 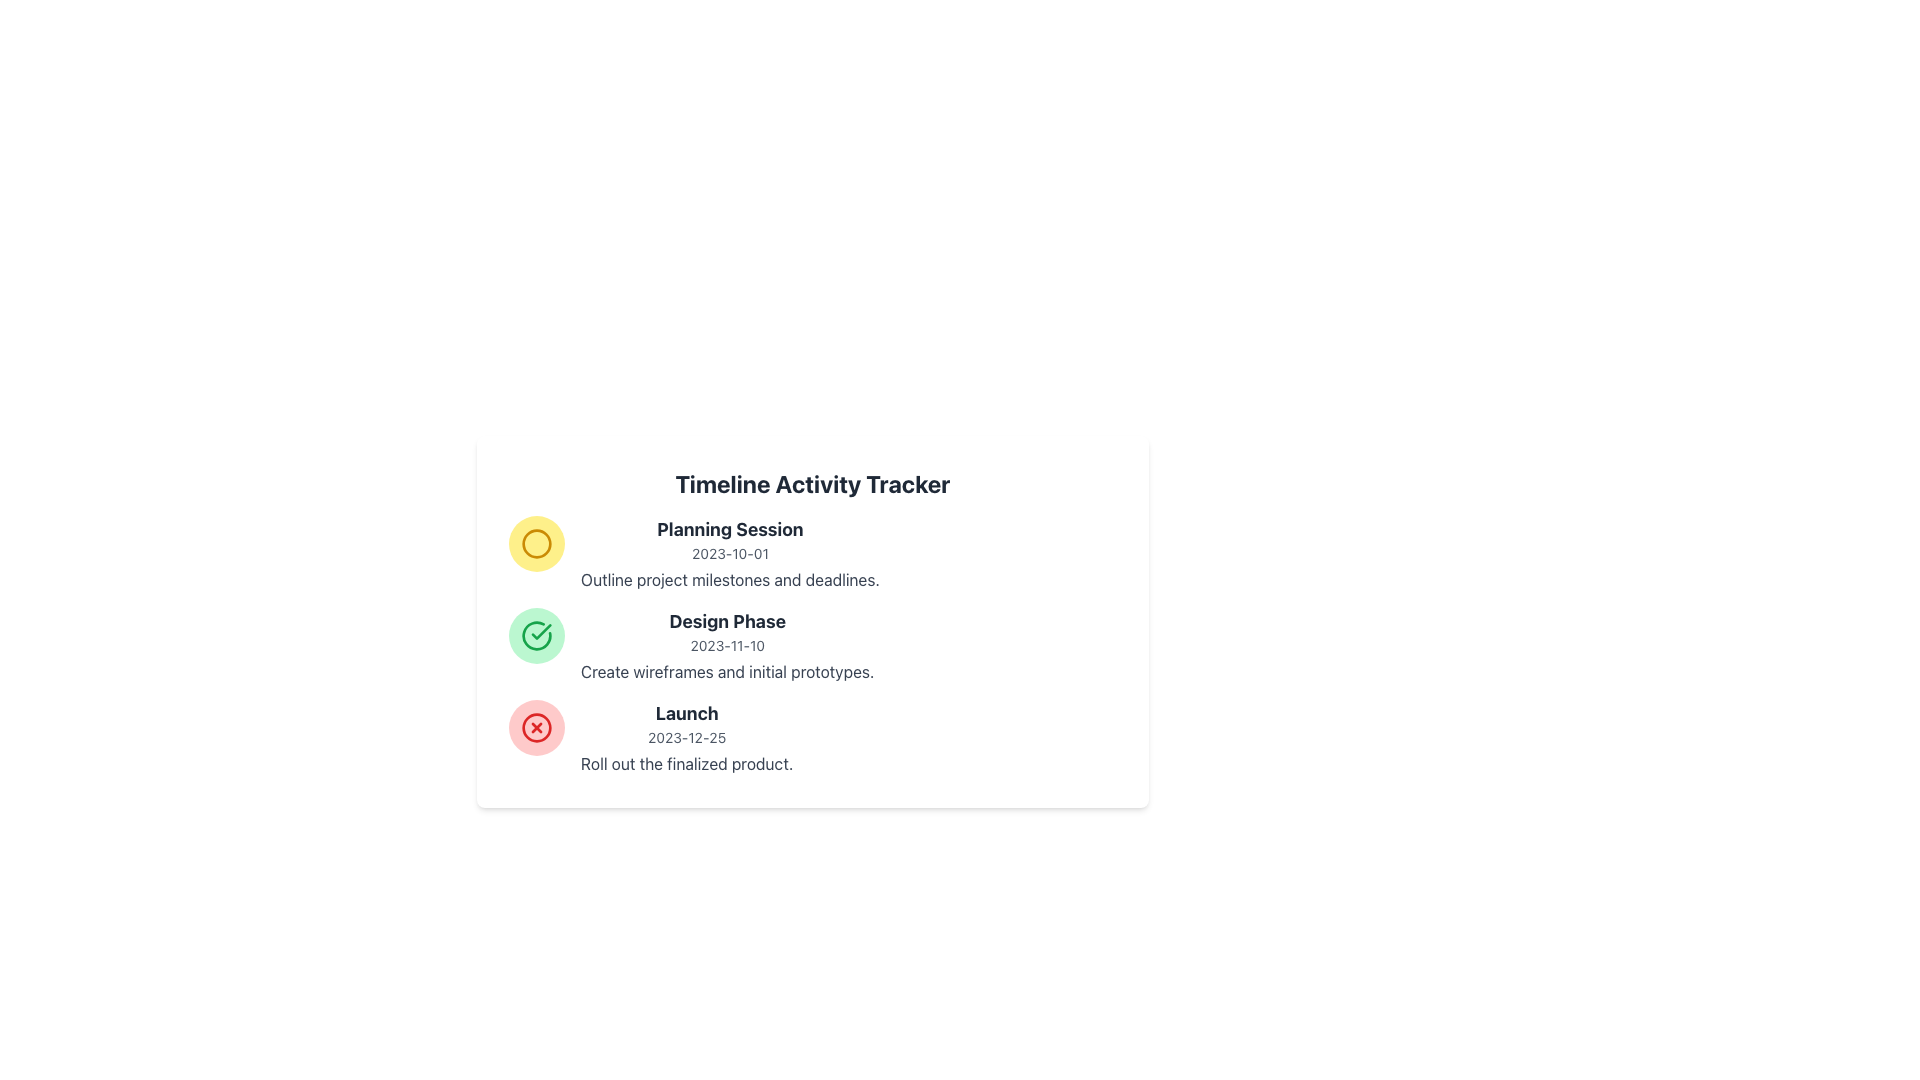 I want to click on text content of the labeled section or card that provides information about the product launch milestone in the vertical timeline display, so click(x=687, y=737).